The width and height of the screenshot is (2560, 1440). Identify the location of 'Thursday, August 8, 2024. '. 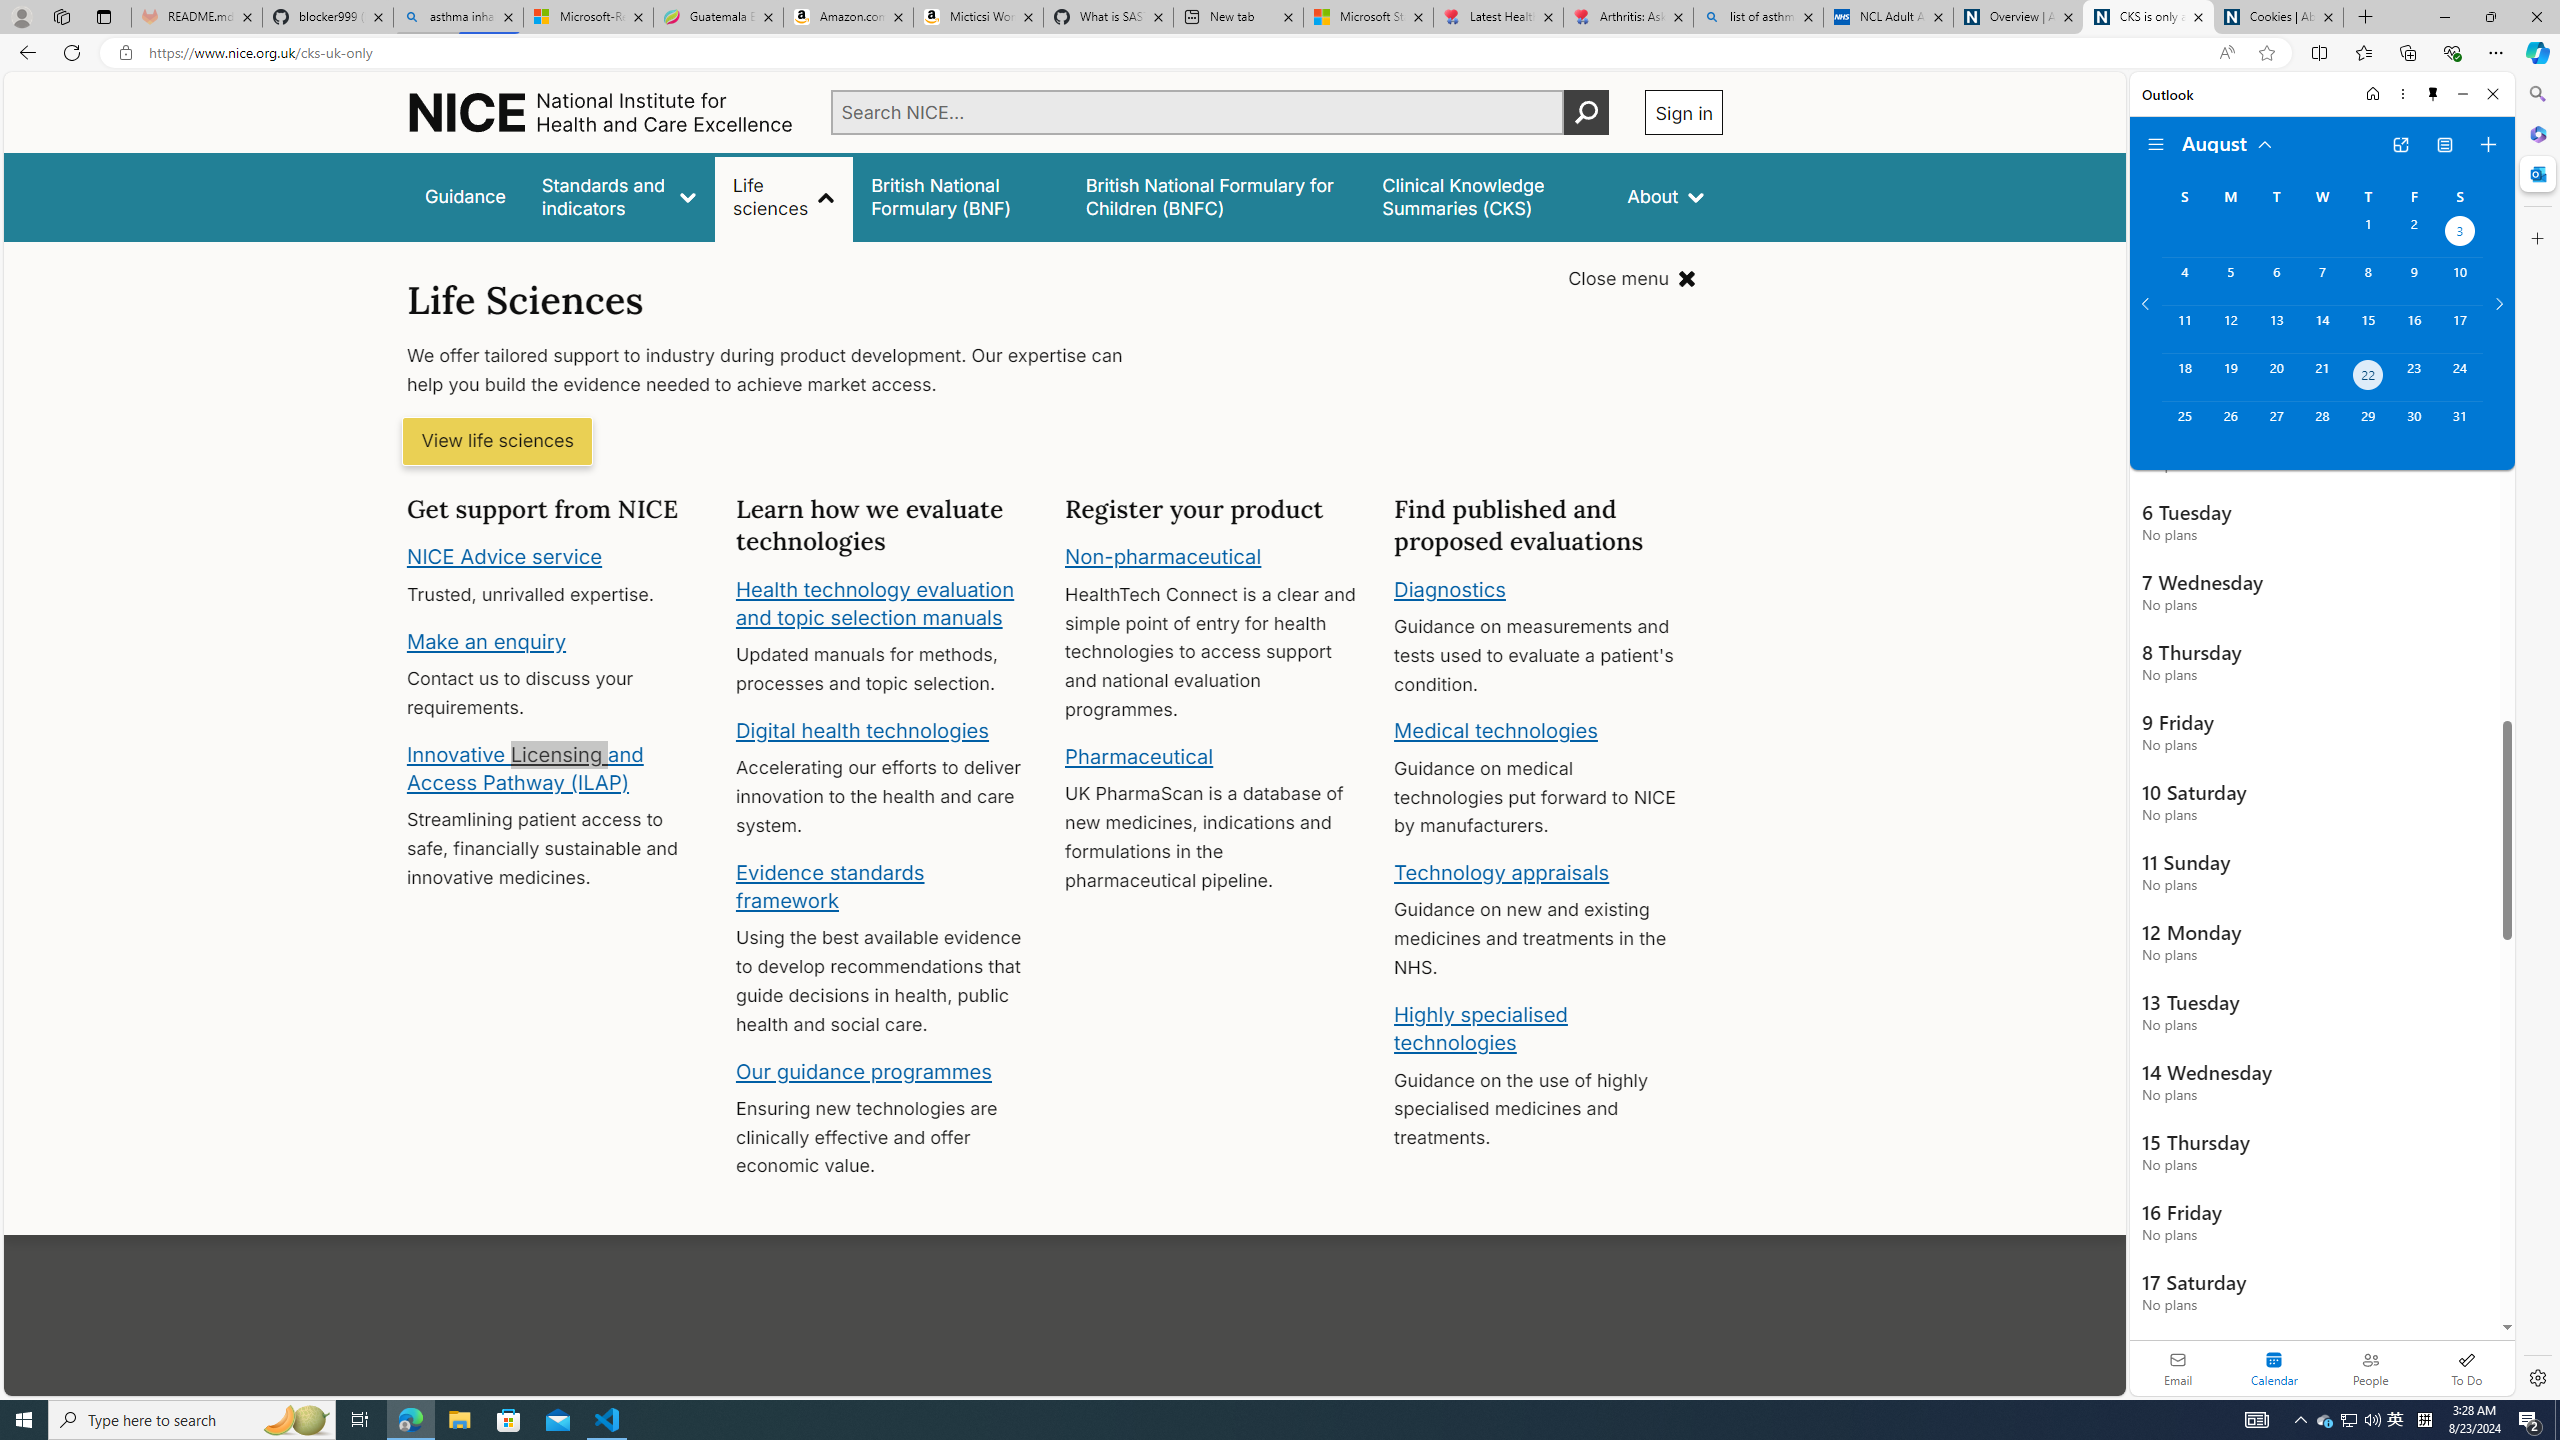
(2368, 280).